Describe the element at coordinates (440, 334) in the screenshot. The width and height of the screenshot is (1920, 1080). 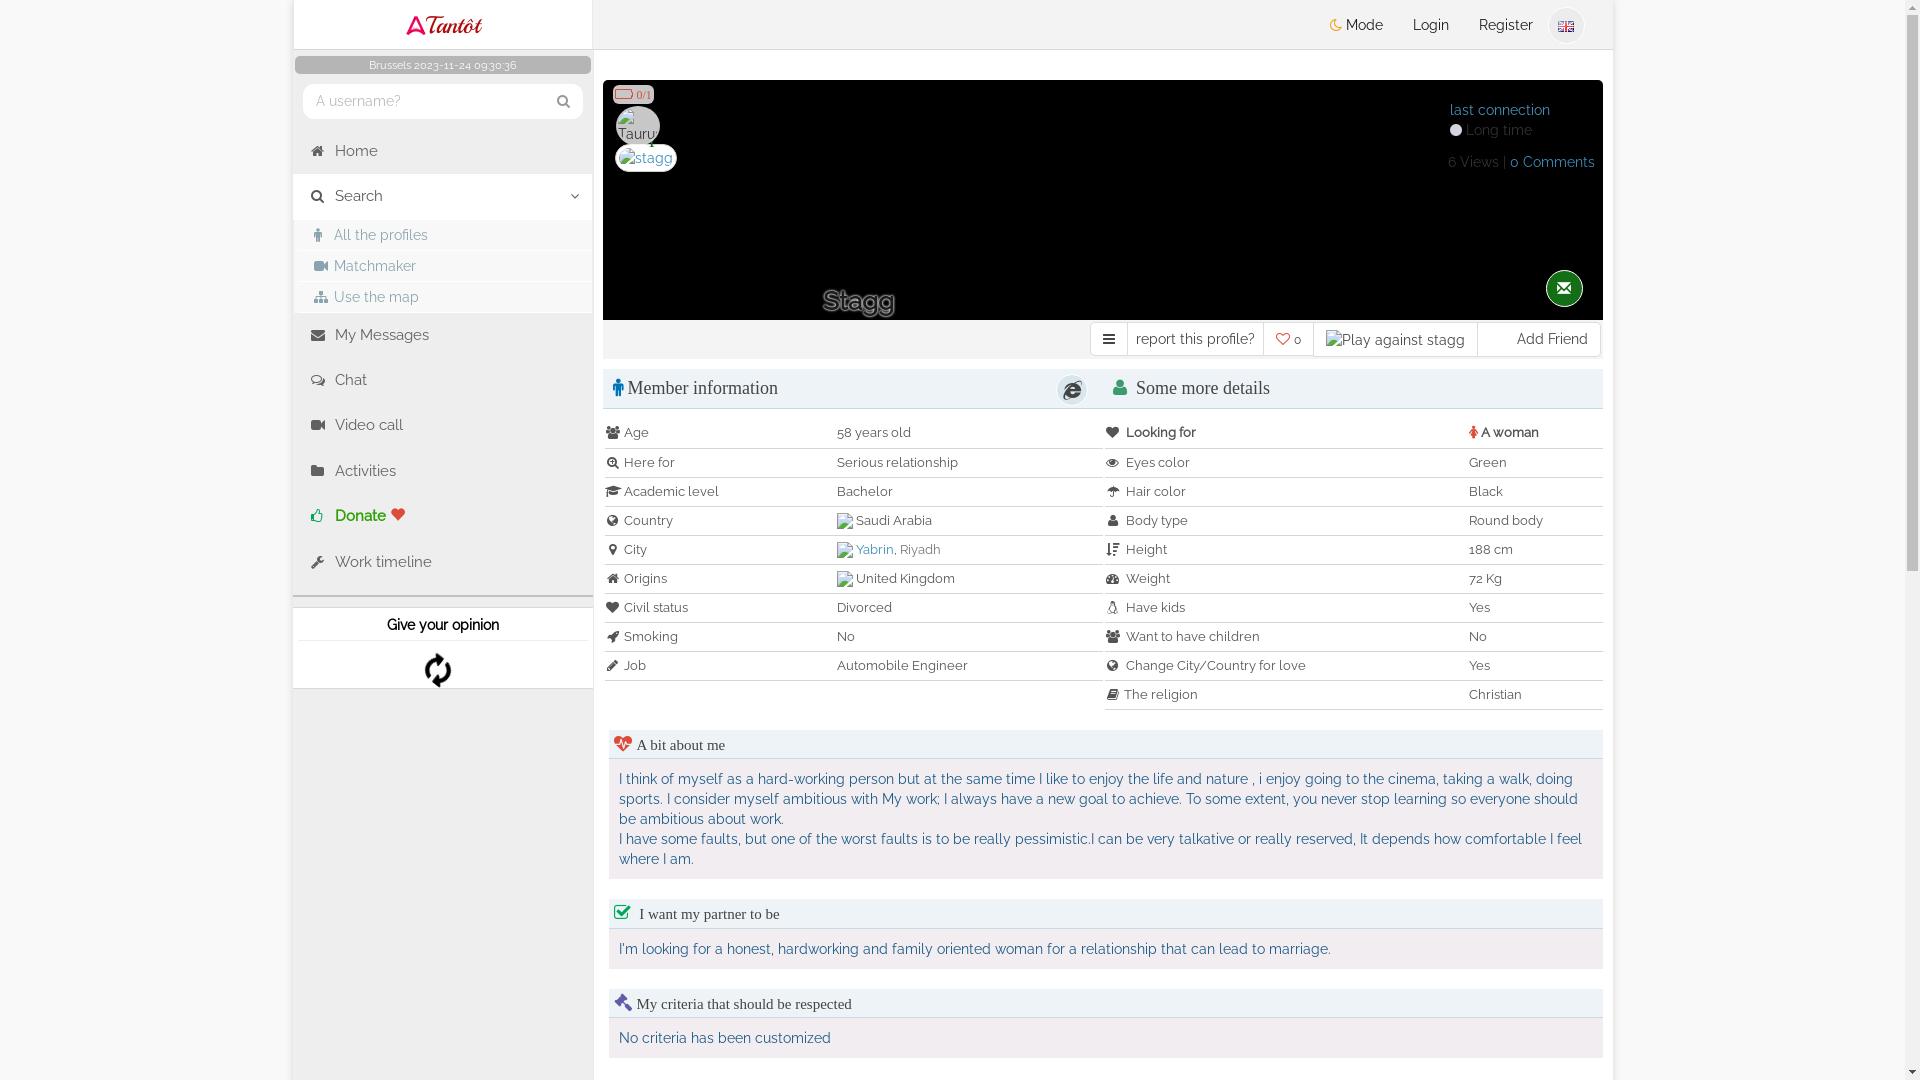
I see `'My Messages'` at that location.